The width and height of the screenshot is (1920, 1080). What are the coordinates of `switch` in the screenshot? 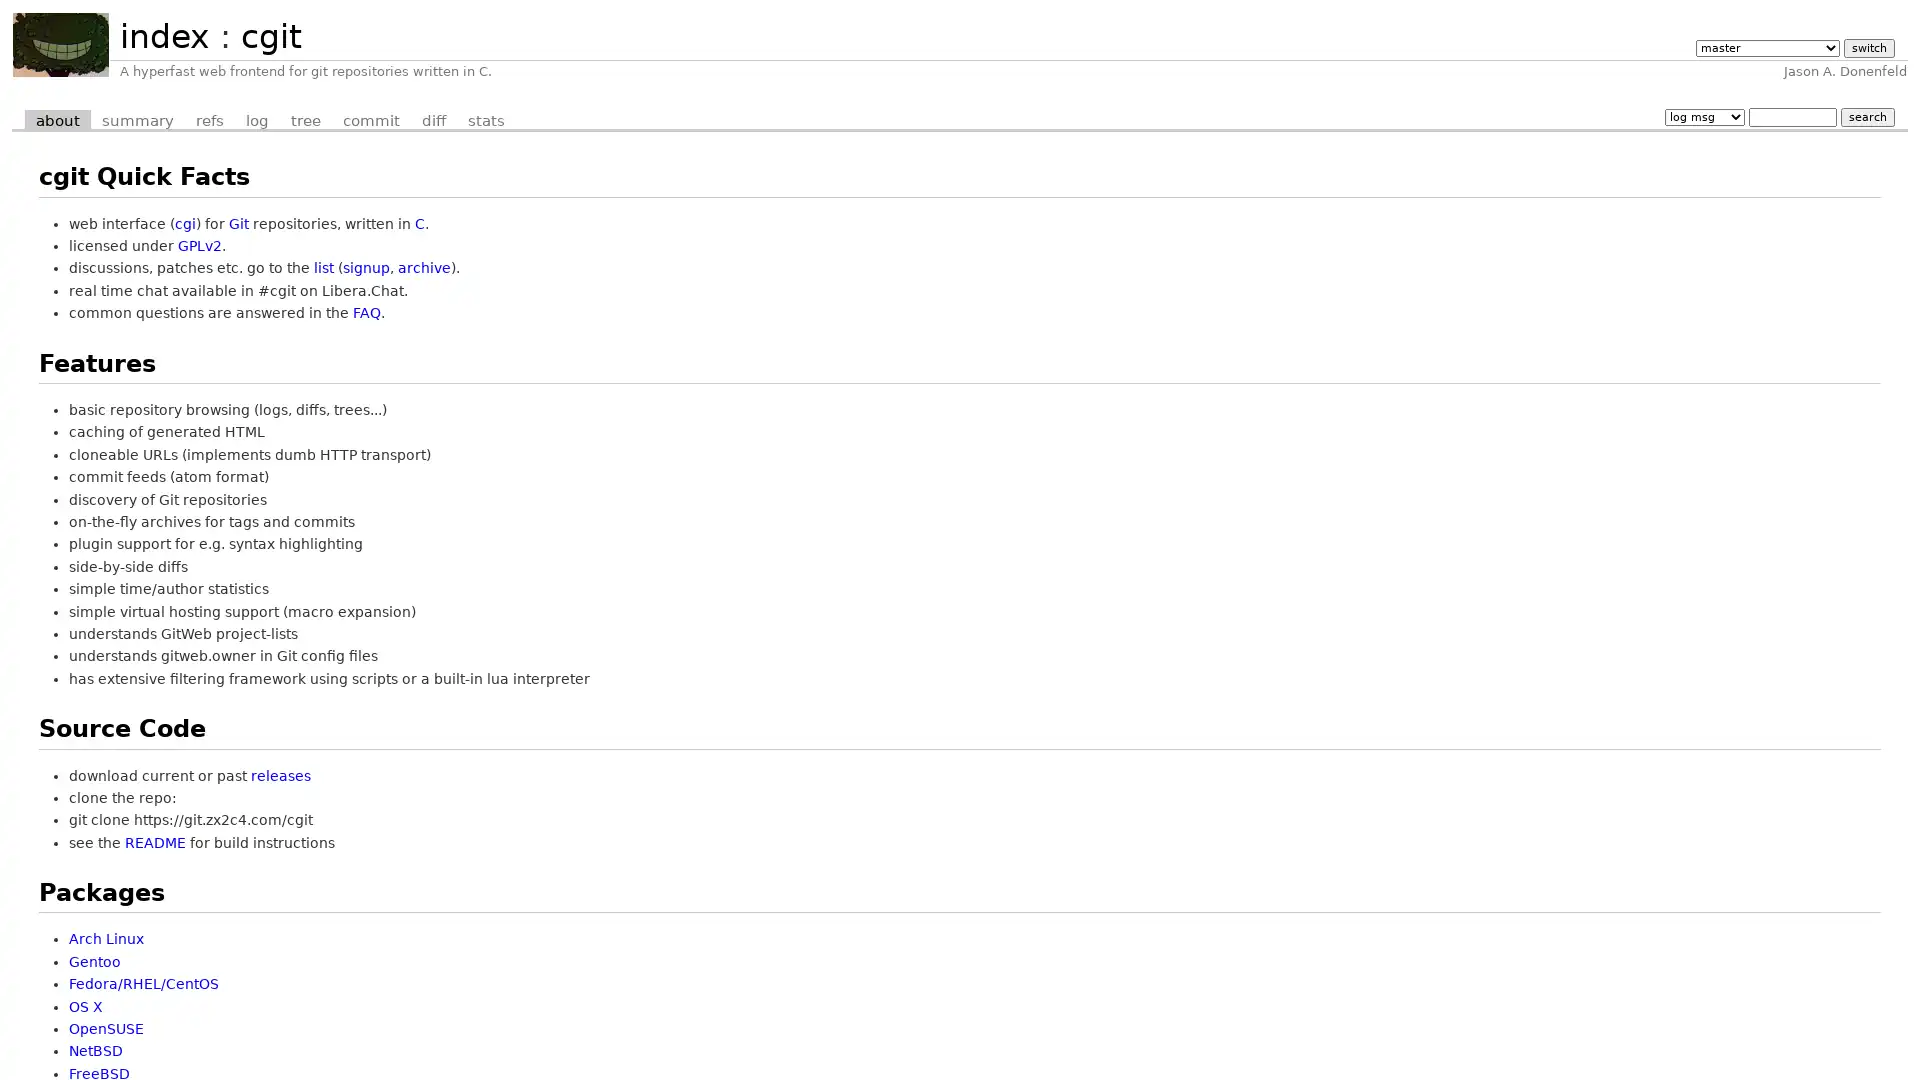 It's located at (1867, 47).